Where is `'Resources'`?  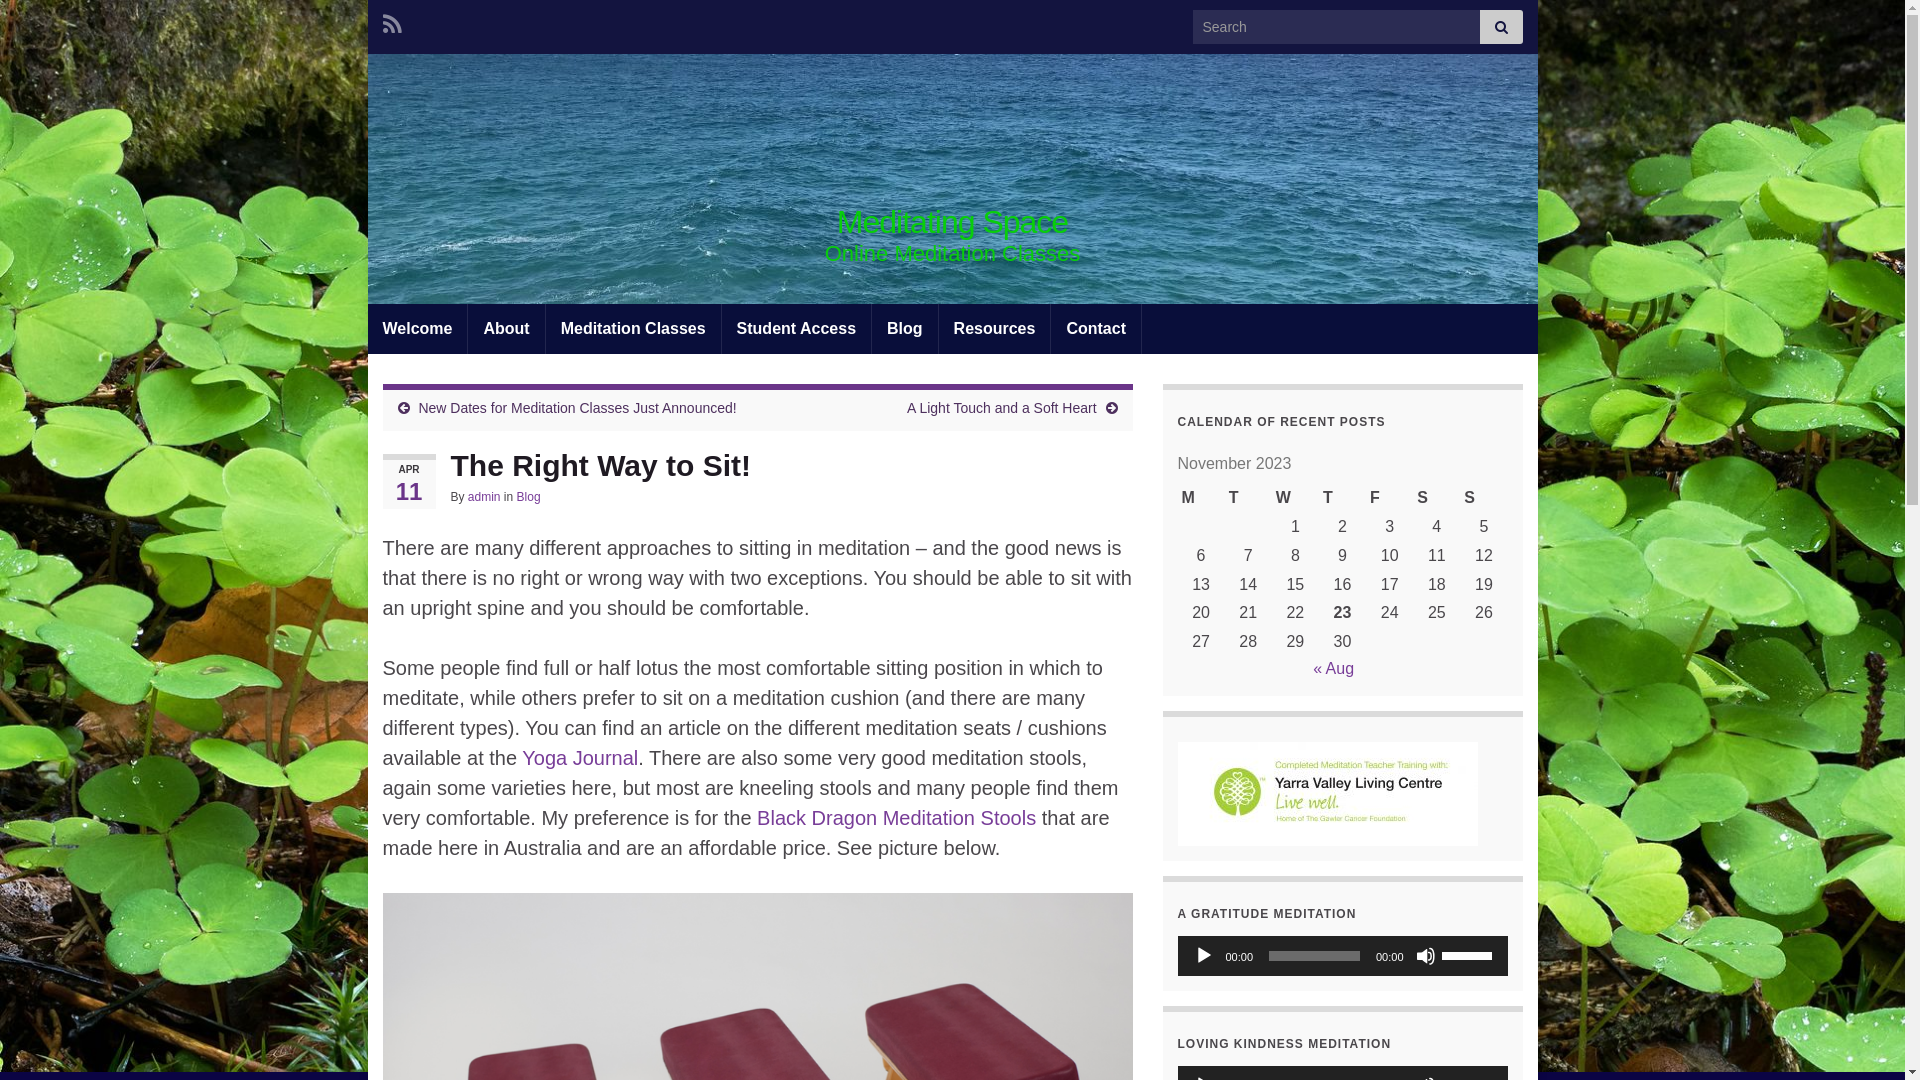
'Resources' is located at coordinates (994, 327).